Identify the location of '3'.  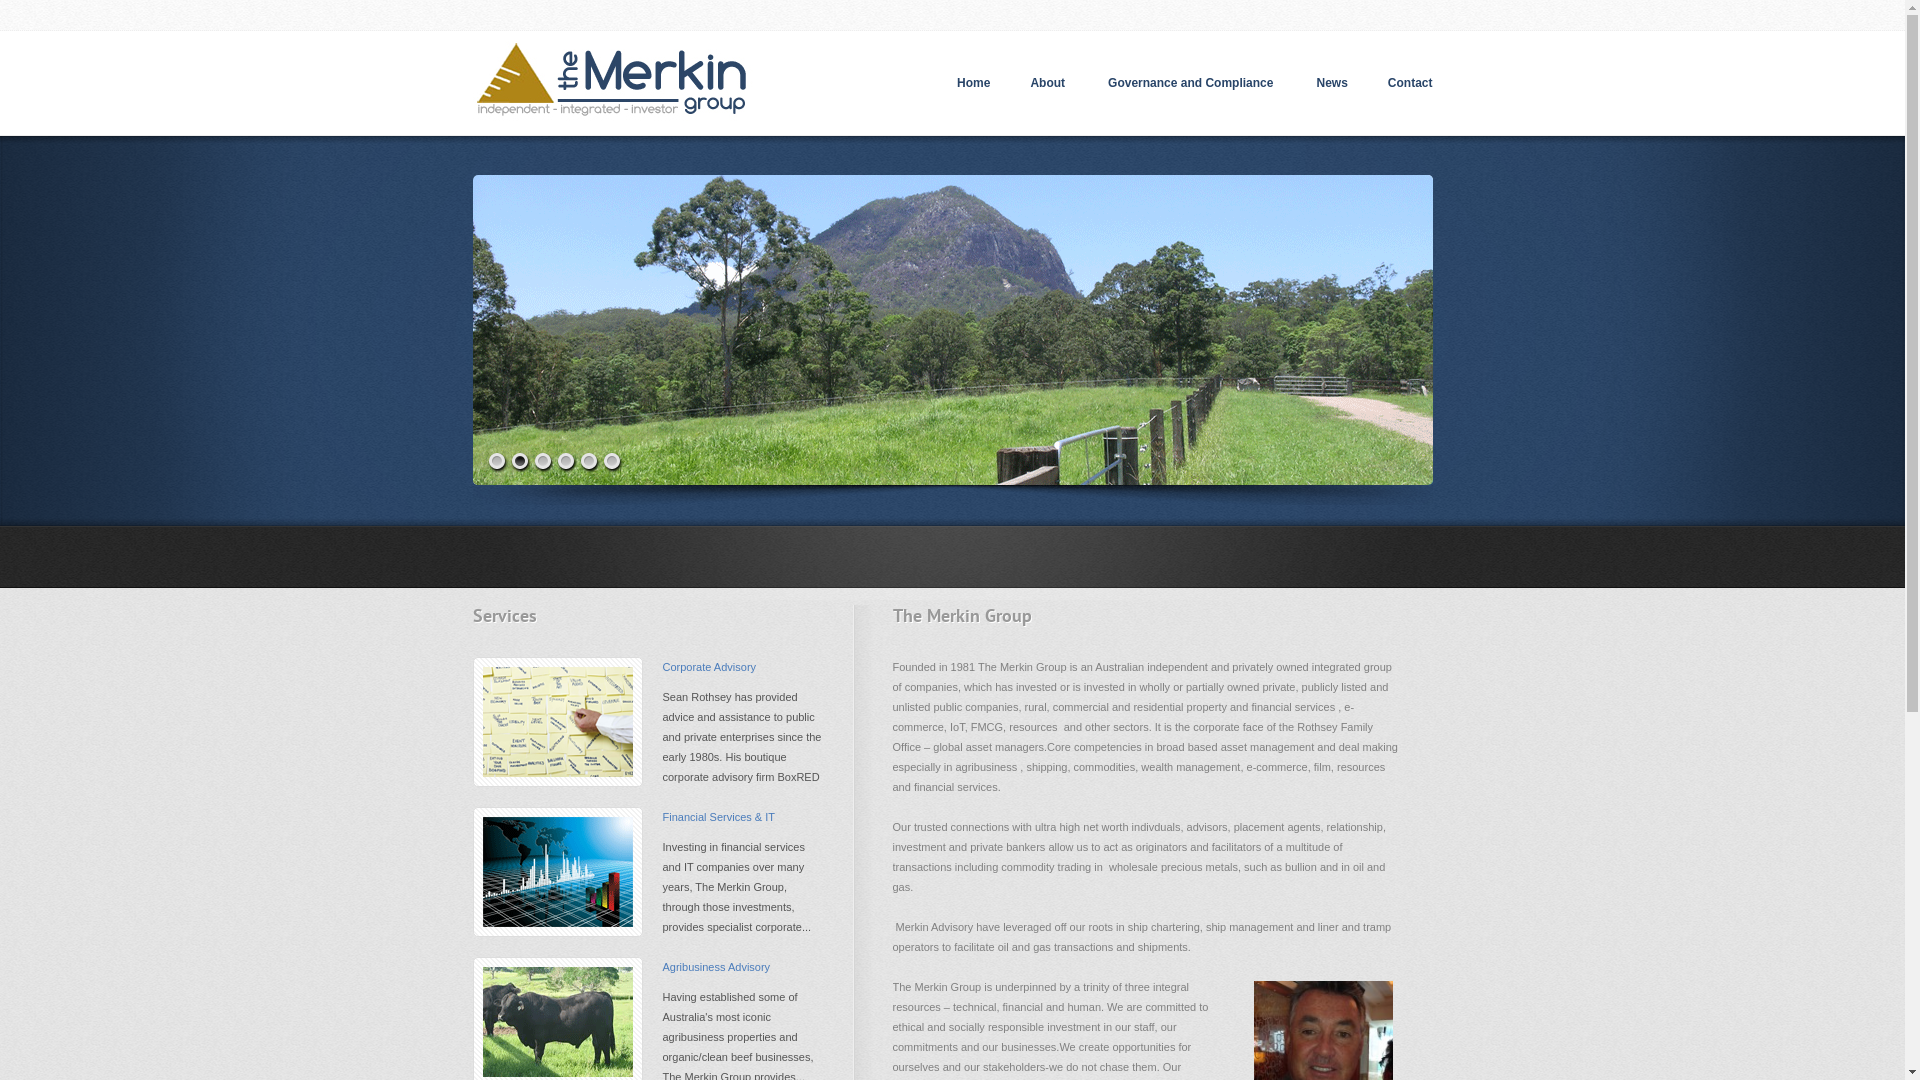
(543, 463).